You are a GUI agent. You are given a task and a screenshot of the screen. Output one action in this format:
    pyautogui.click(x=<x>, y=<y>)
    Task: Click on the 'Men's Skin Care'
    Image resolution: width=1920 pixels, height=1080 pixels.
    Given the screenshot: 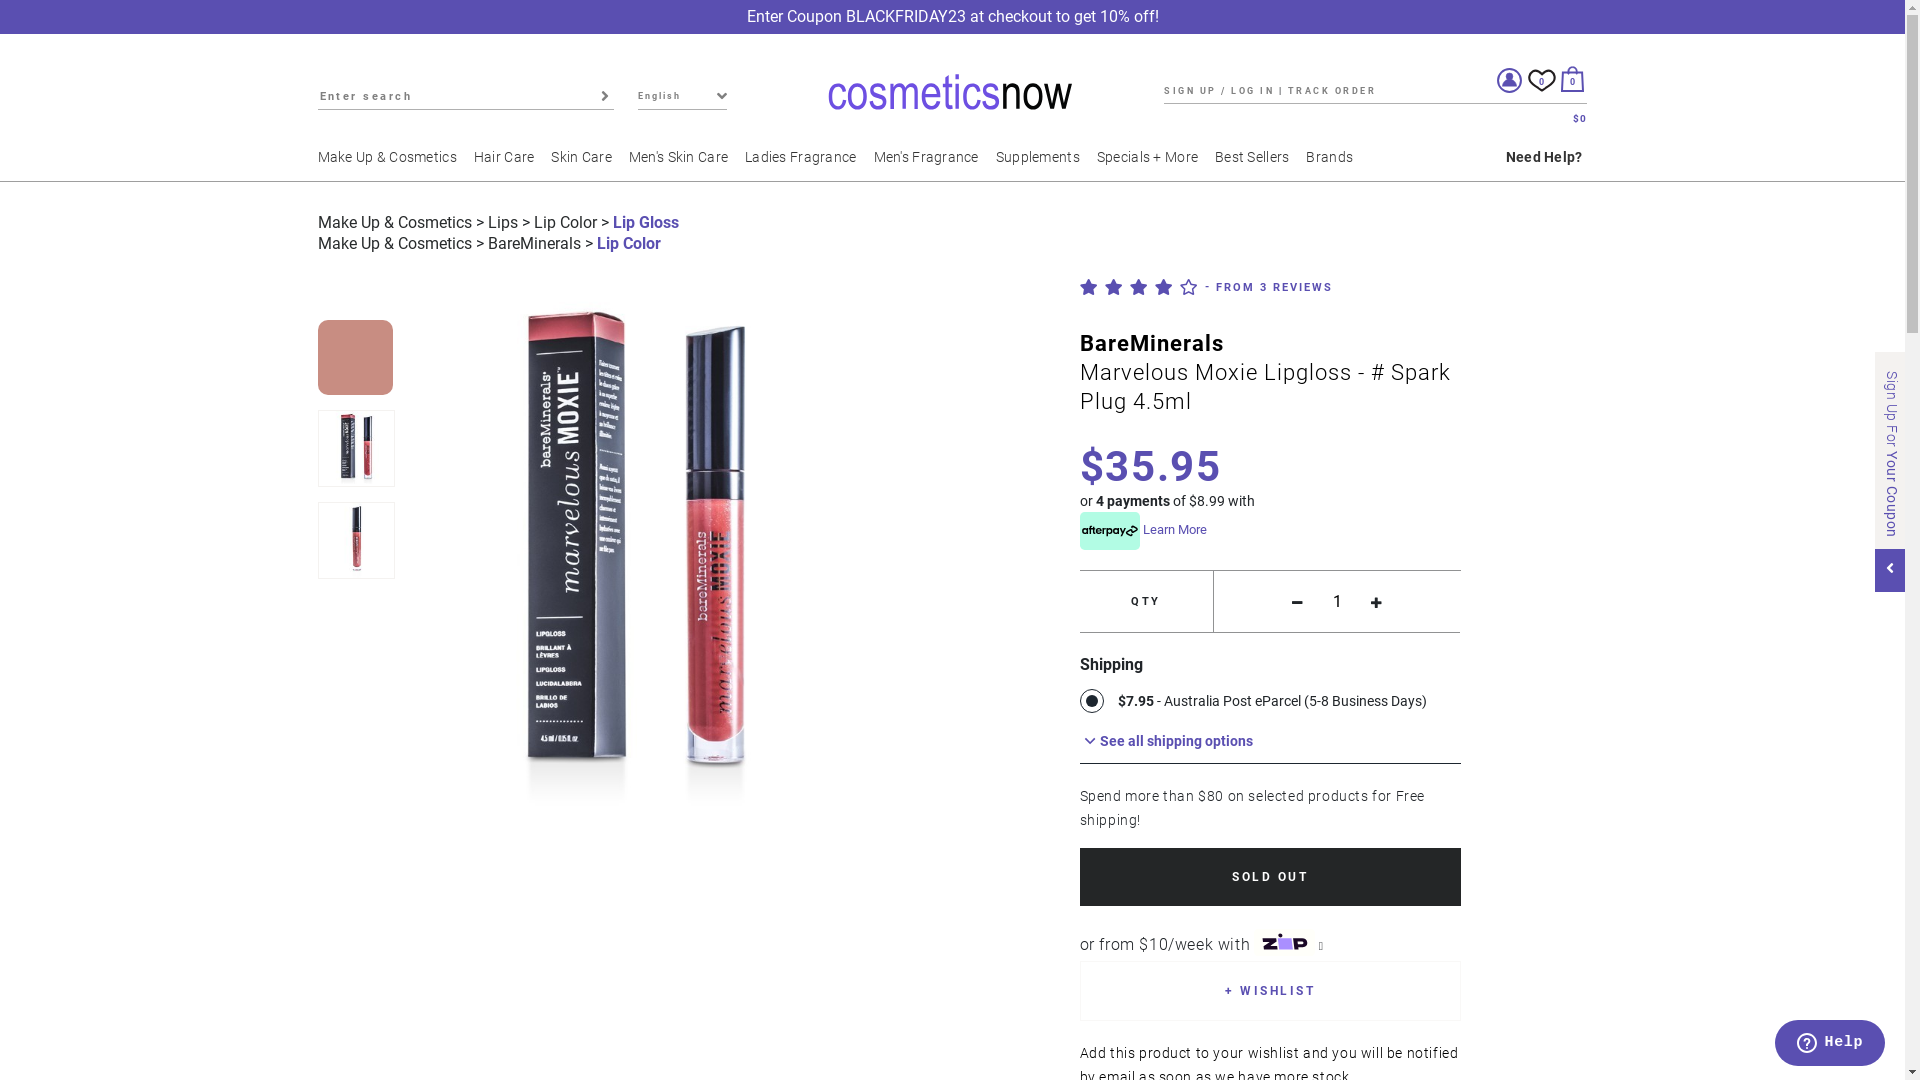 What is the action you would take?
    pyautogui.click(x=684, y=164)
    